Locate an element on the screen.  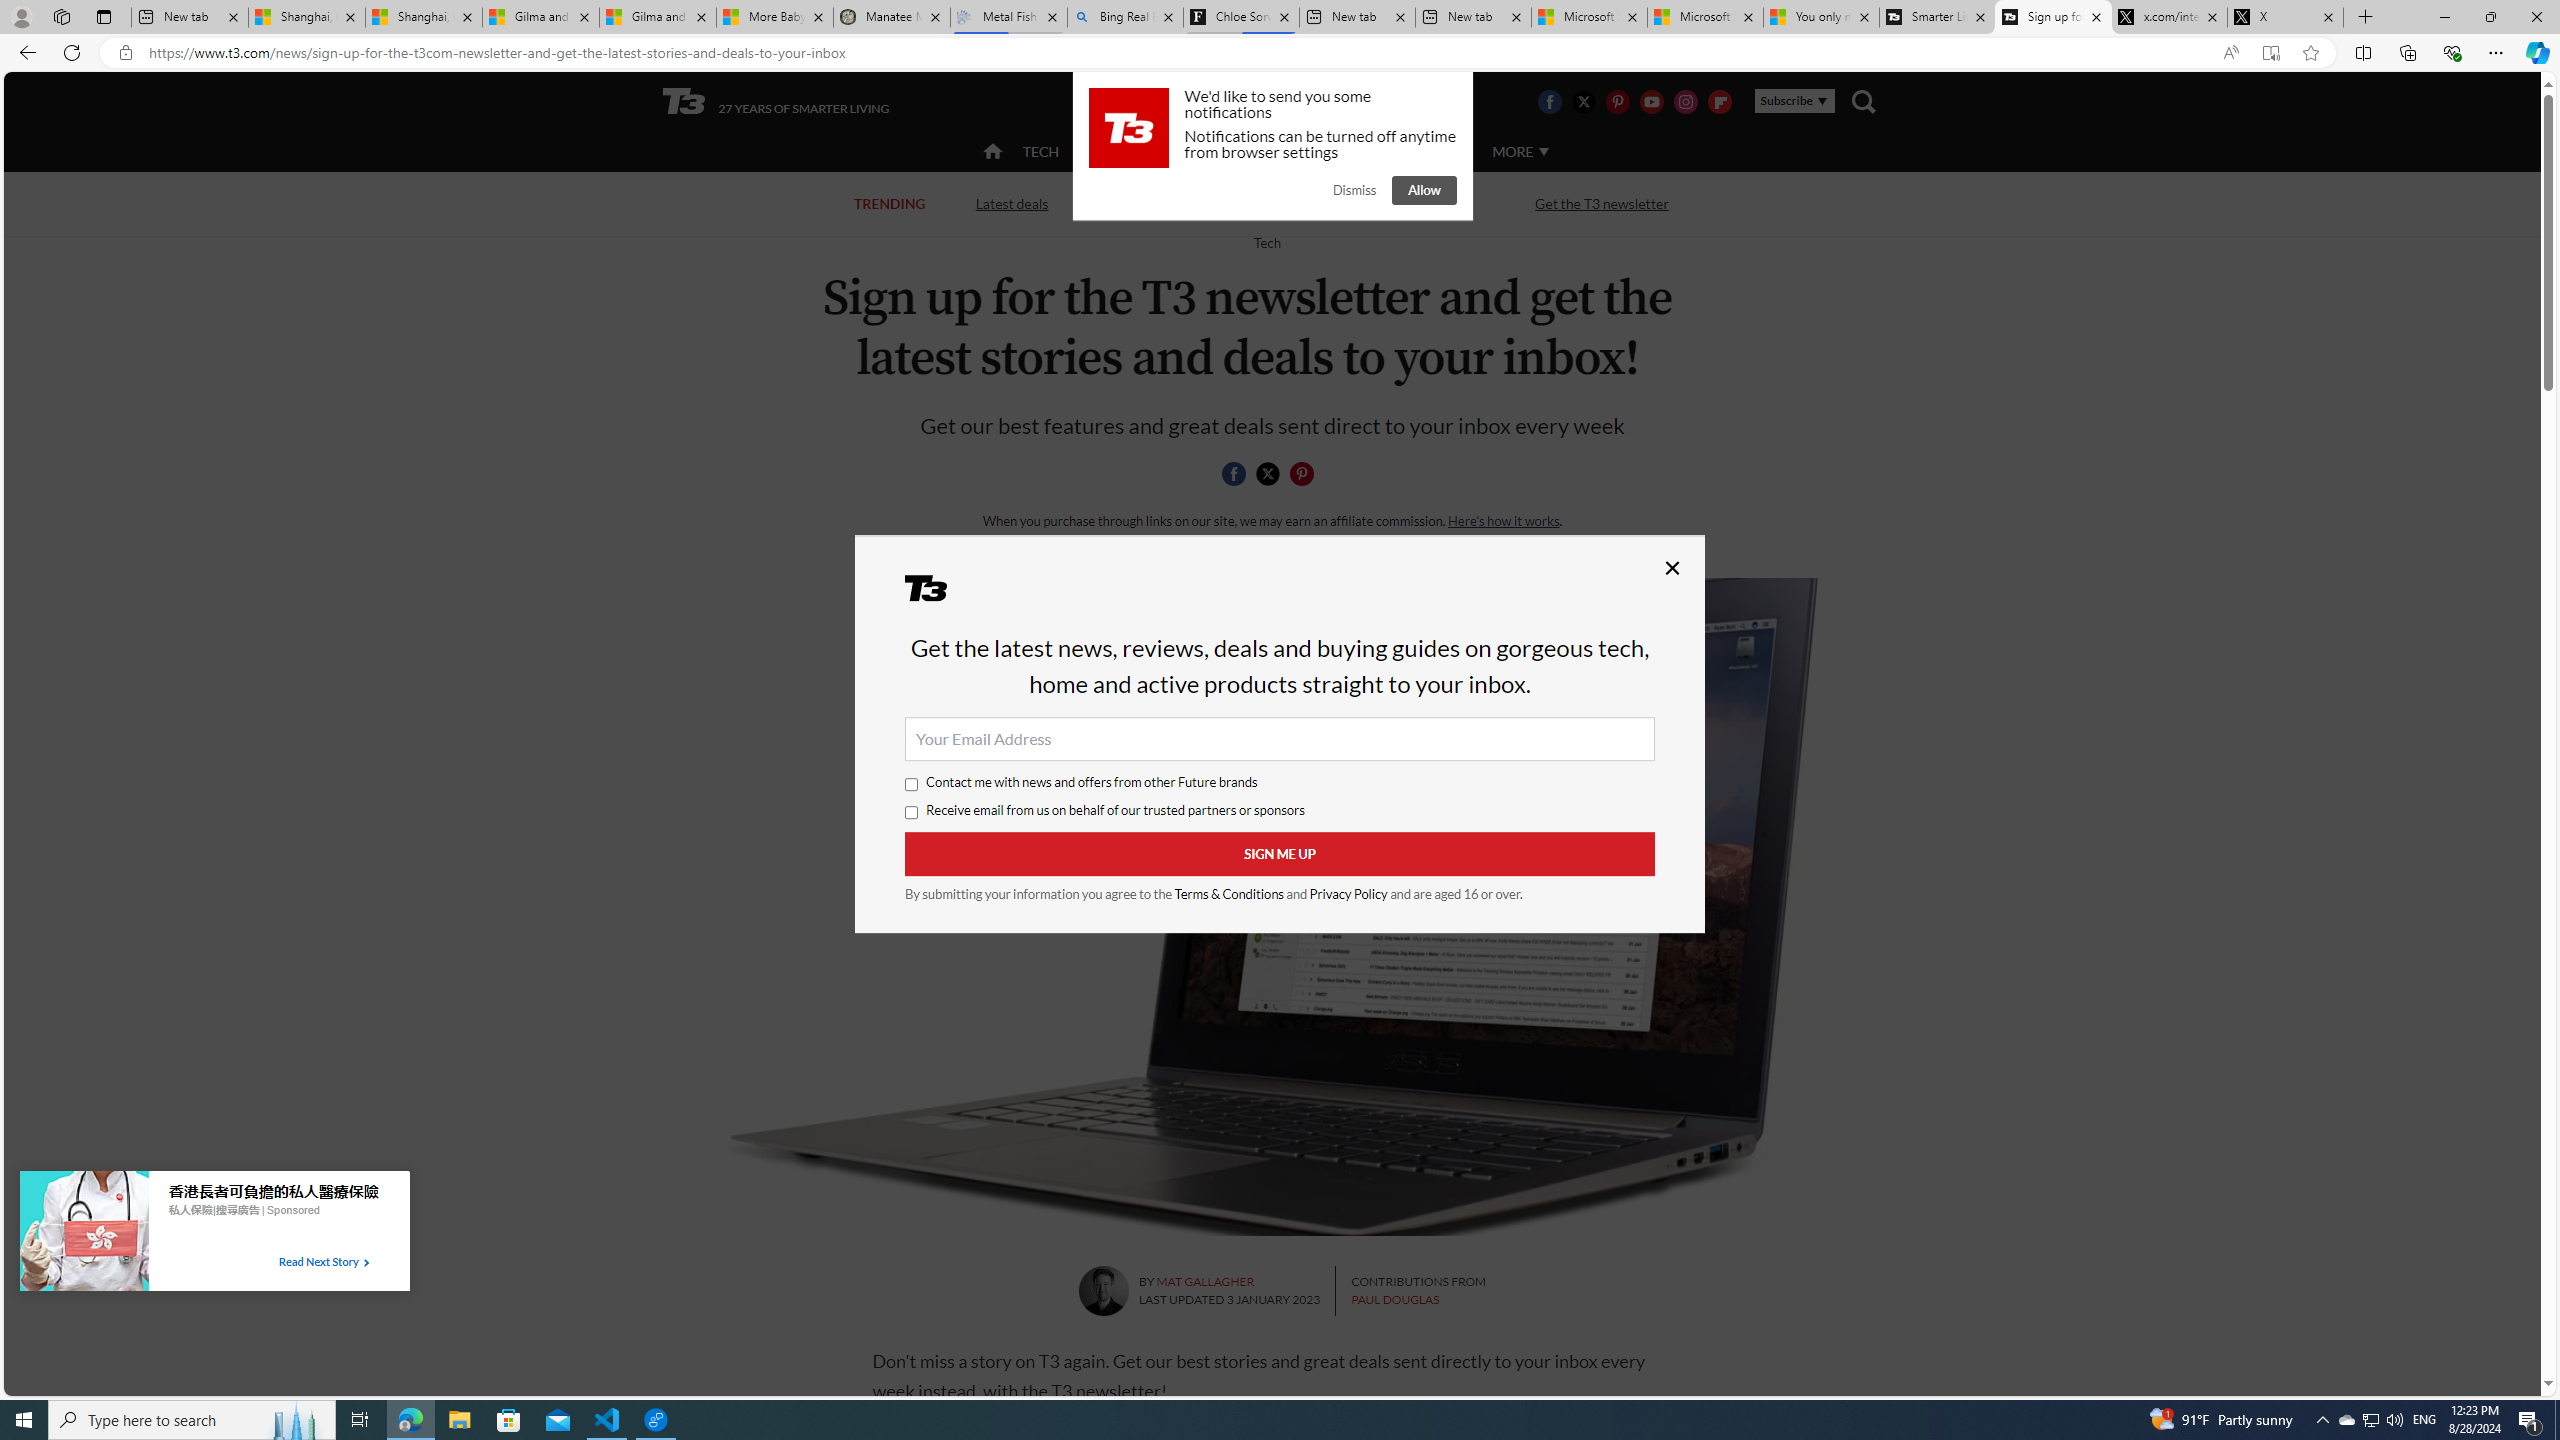
'Subscribe' is located at coordinates (1793, 99).